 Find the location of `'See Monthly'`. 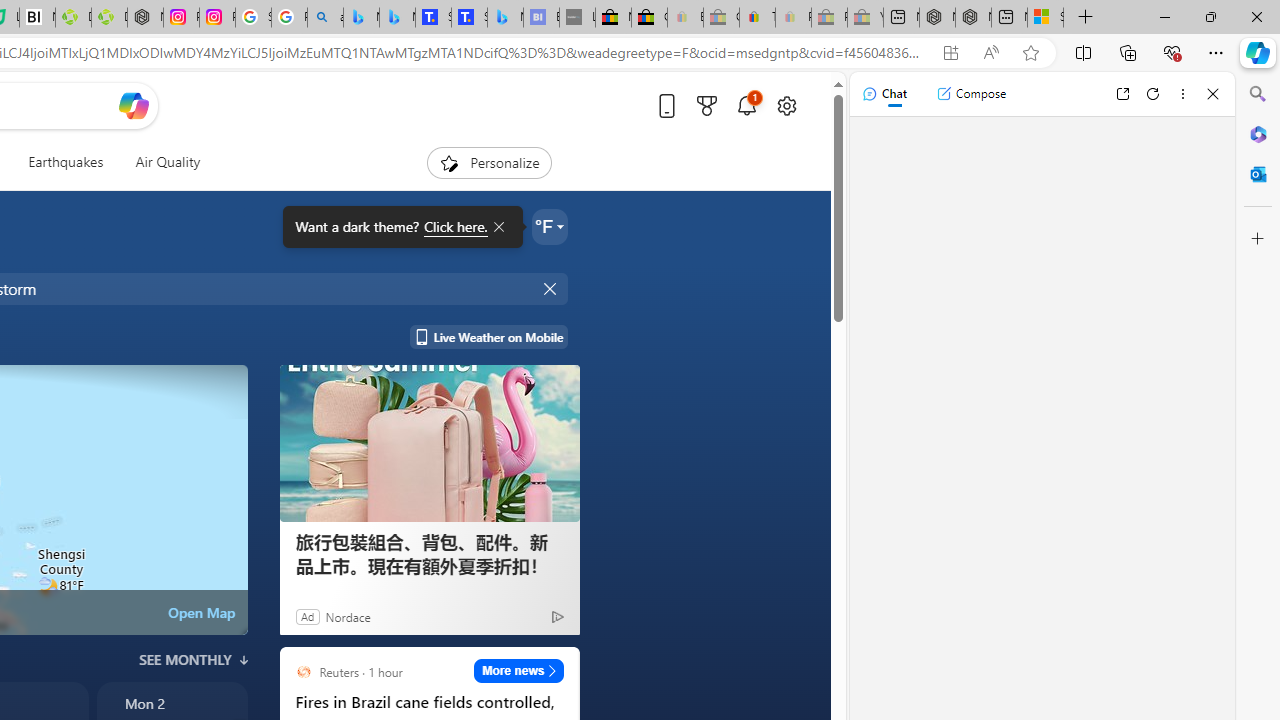

'See Monthly' is located at coordinates (193, 660).